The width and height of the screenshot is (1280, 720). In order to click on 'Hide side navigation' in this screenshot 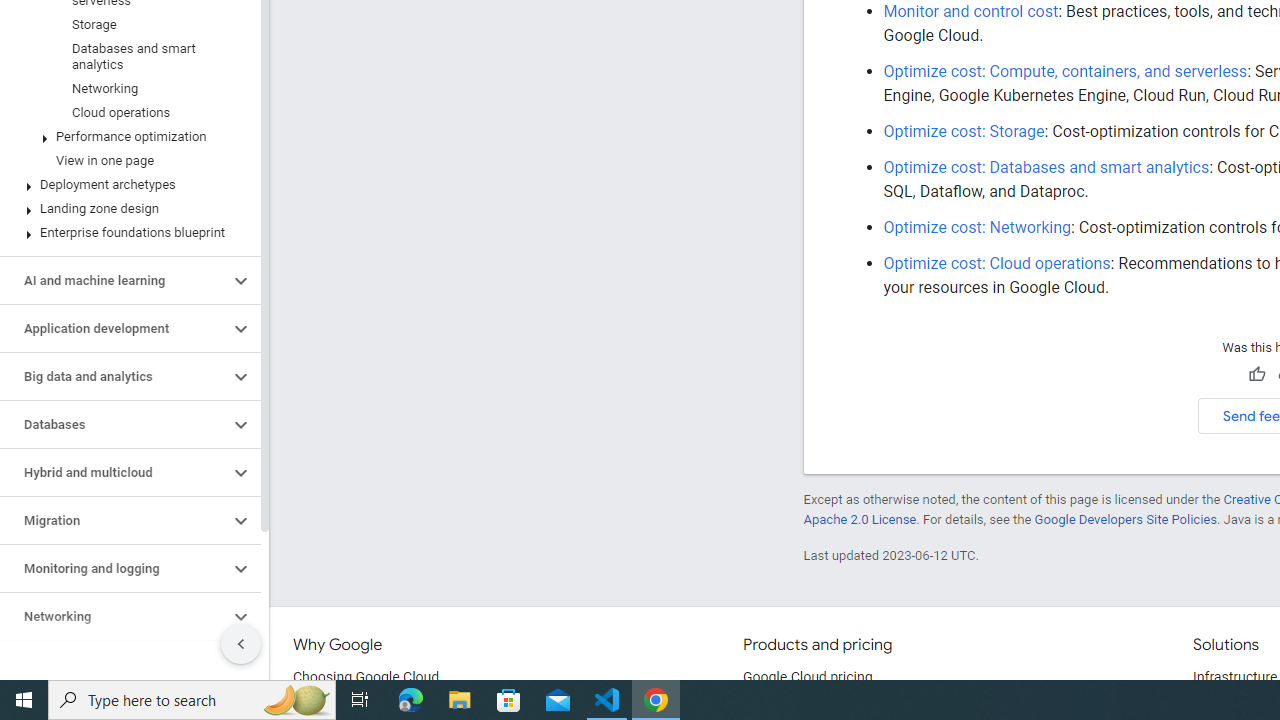, I will do `click(240, 644)`.